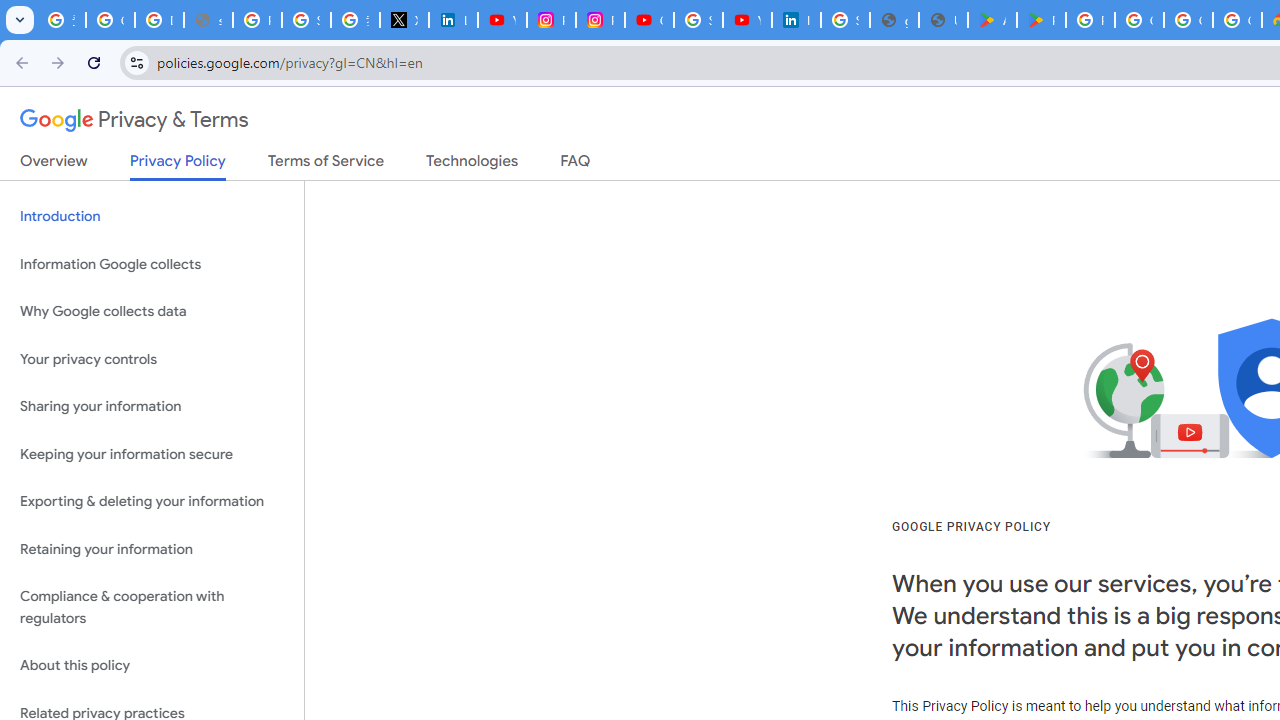 This screenshot has height=720, width=1280. What do you see at coordinates (151, 549) in the screenshot?
I see `'Retaining your information'` at bounding box center [151, 549].